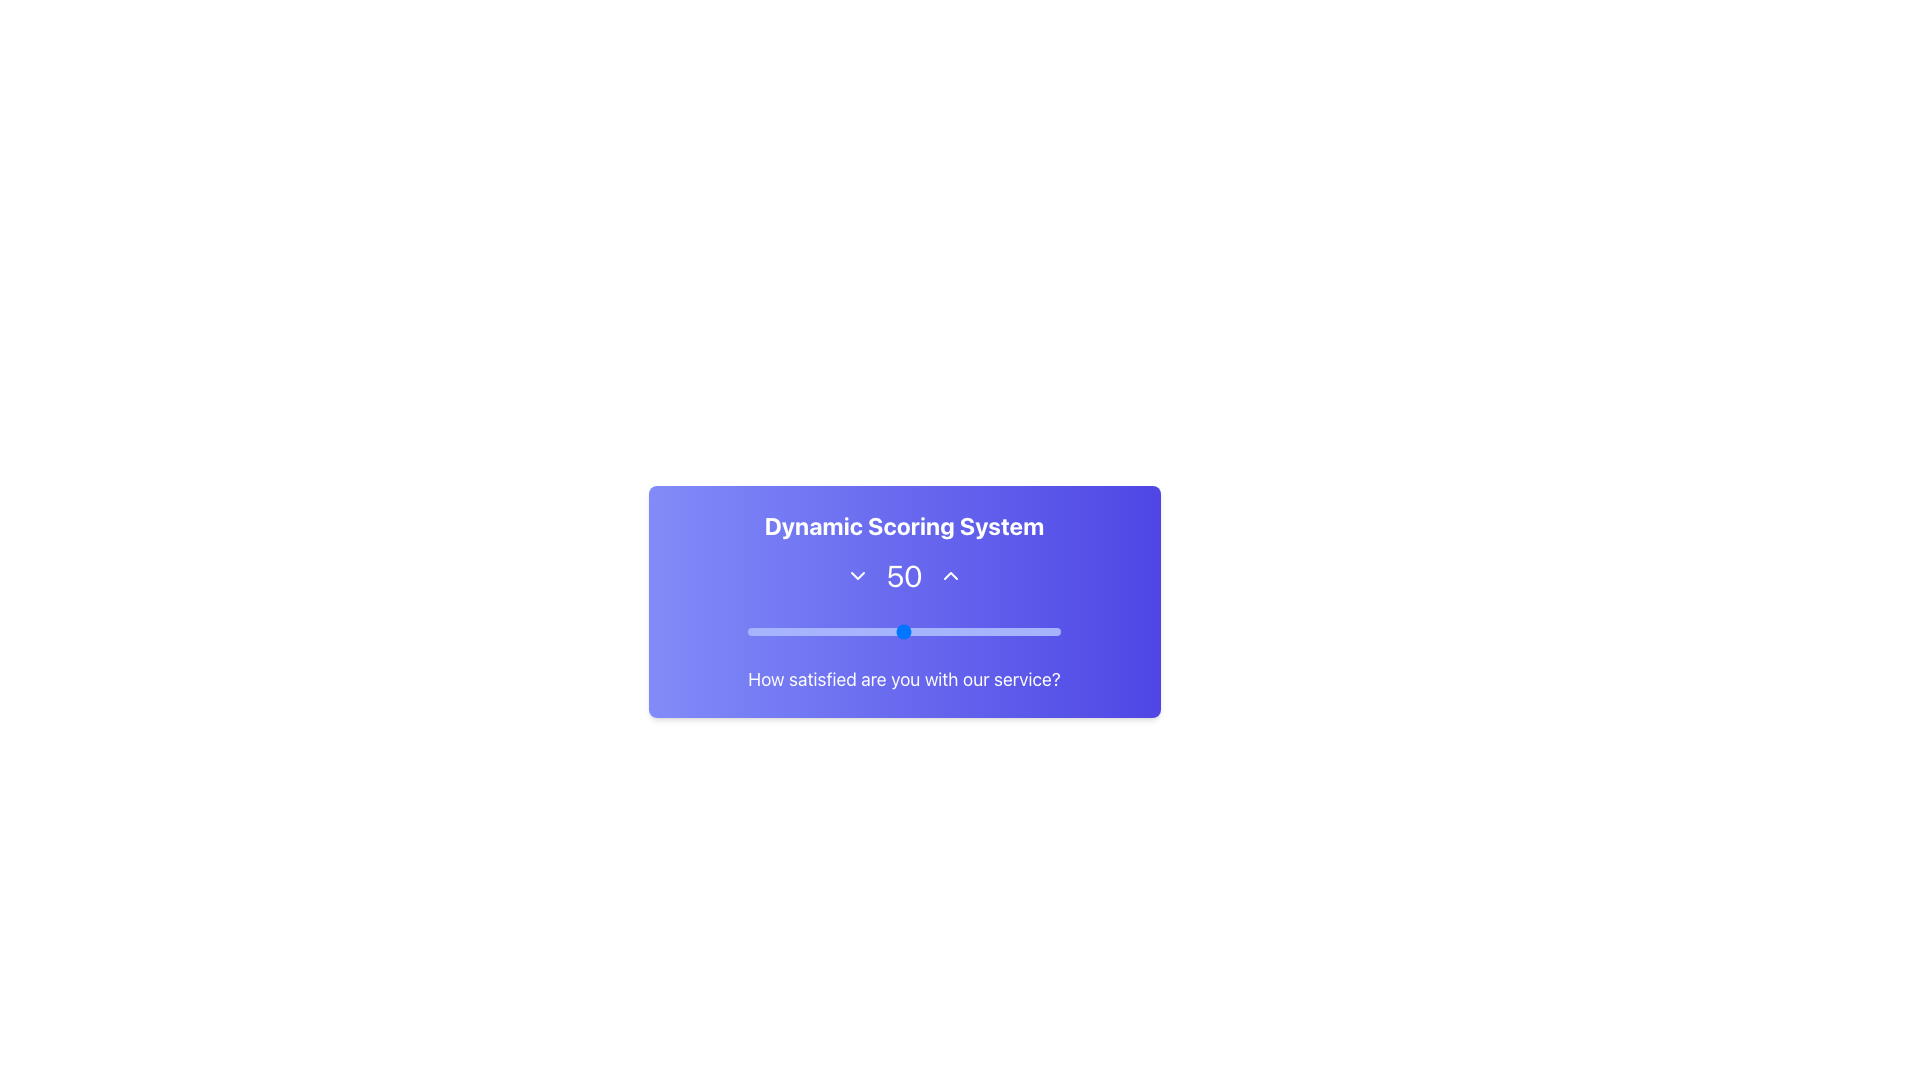  What do you see at coordinates (781, 627) in the screenshot?
I see `the slider` at bounding box center [781, 627].